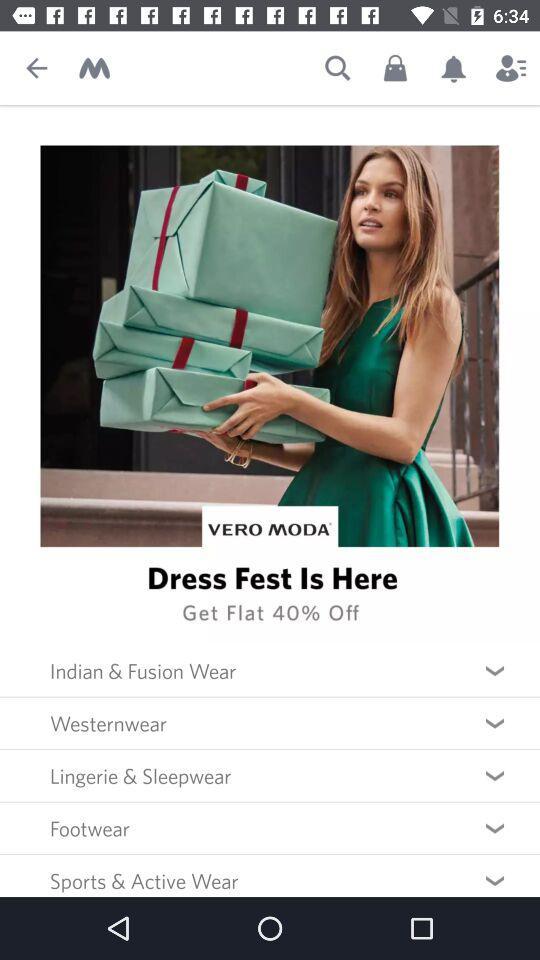  I want to click on account menu, so click(511, 68).